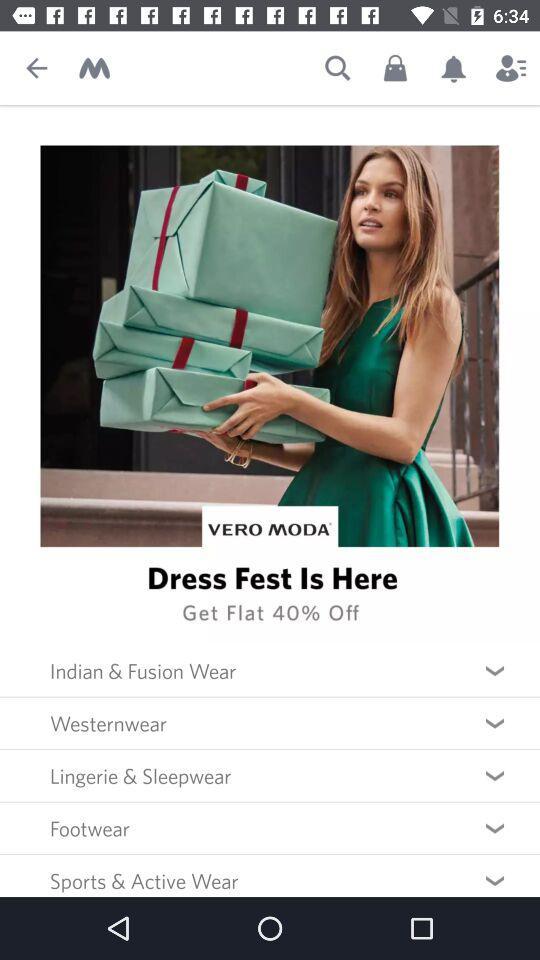  I want to click on account menu, so click(511, 68).